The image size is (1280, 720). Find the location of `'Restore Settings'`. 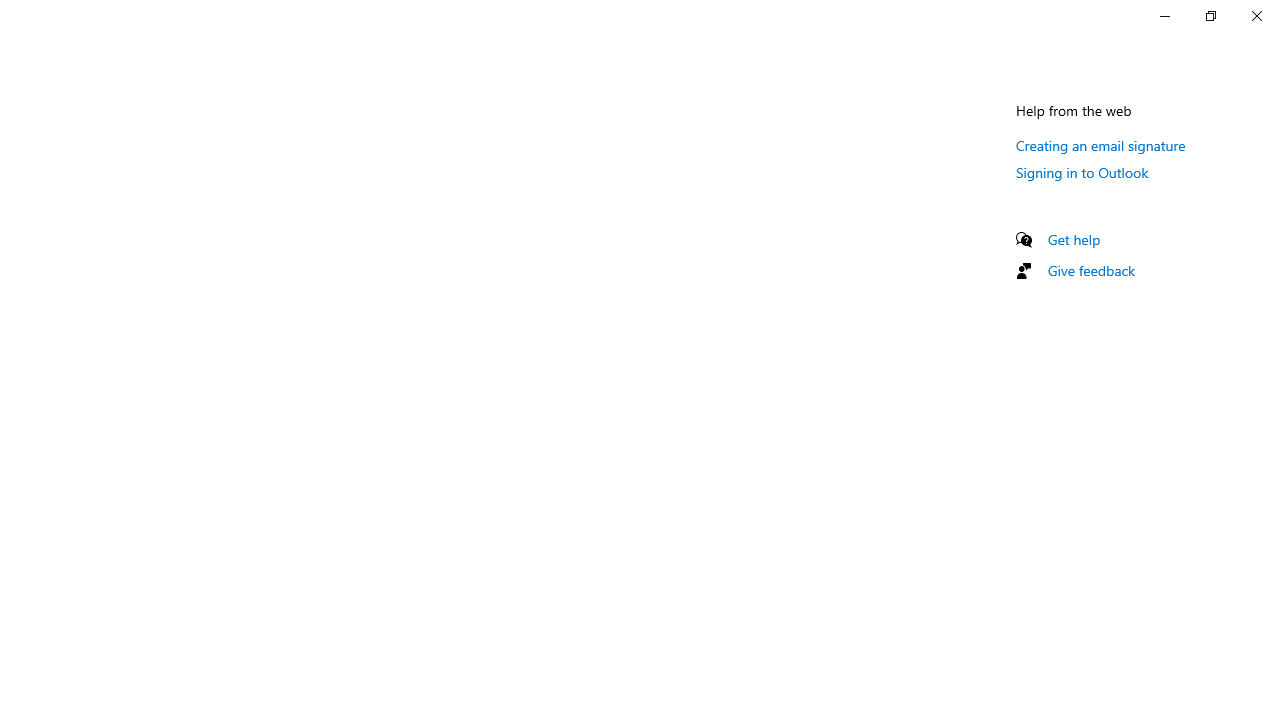

'Restore Settings' is located at coordinates (1209, 15).